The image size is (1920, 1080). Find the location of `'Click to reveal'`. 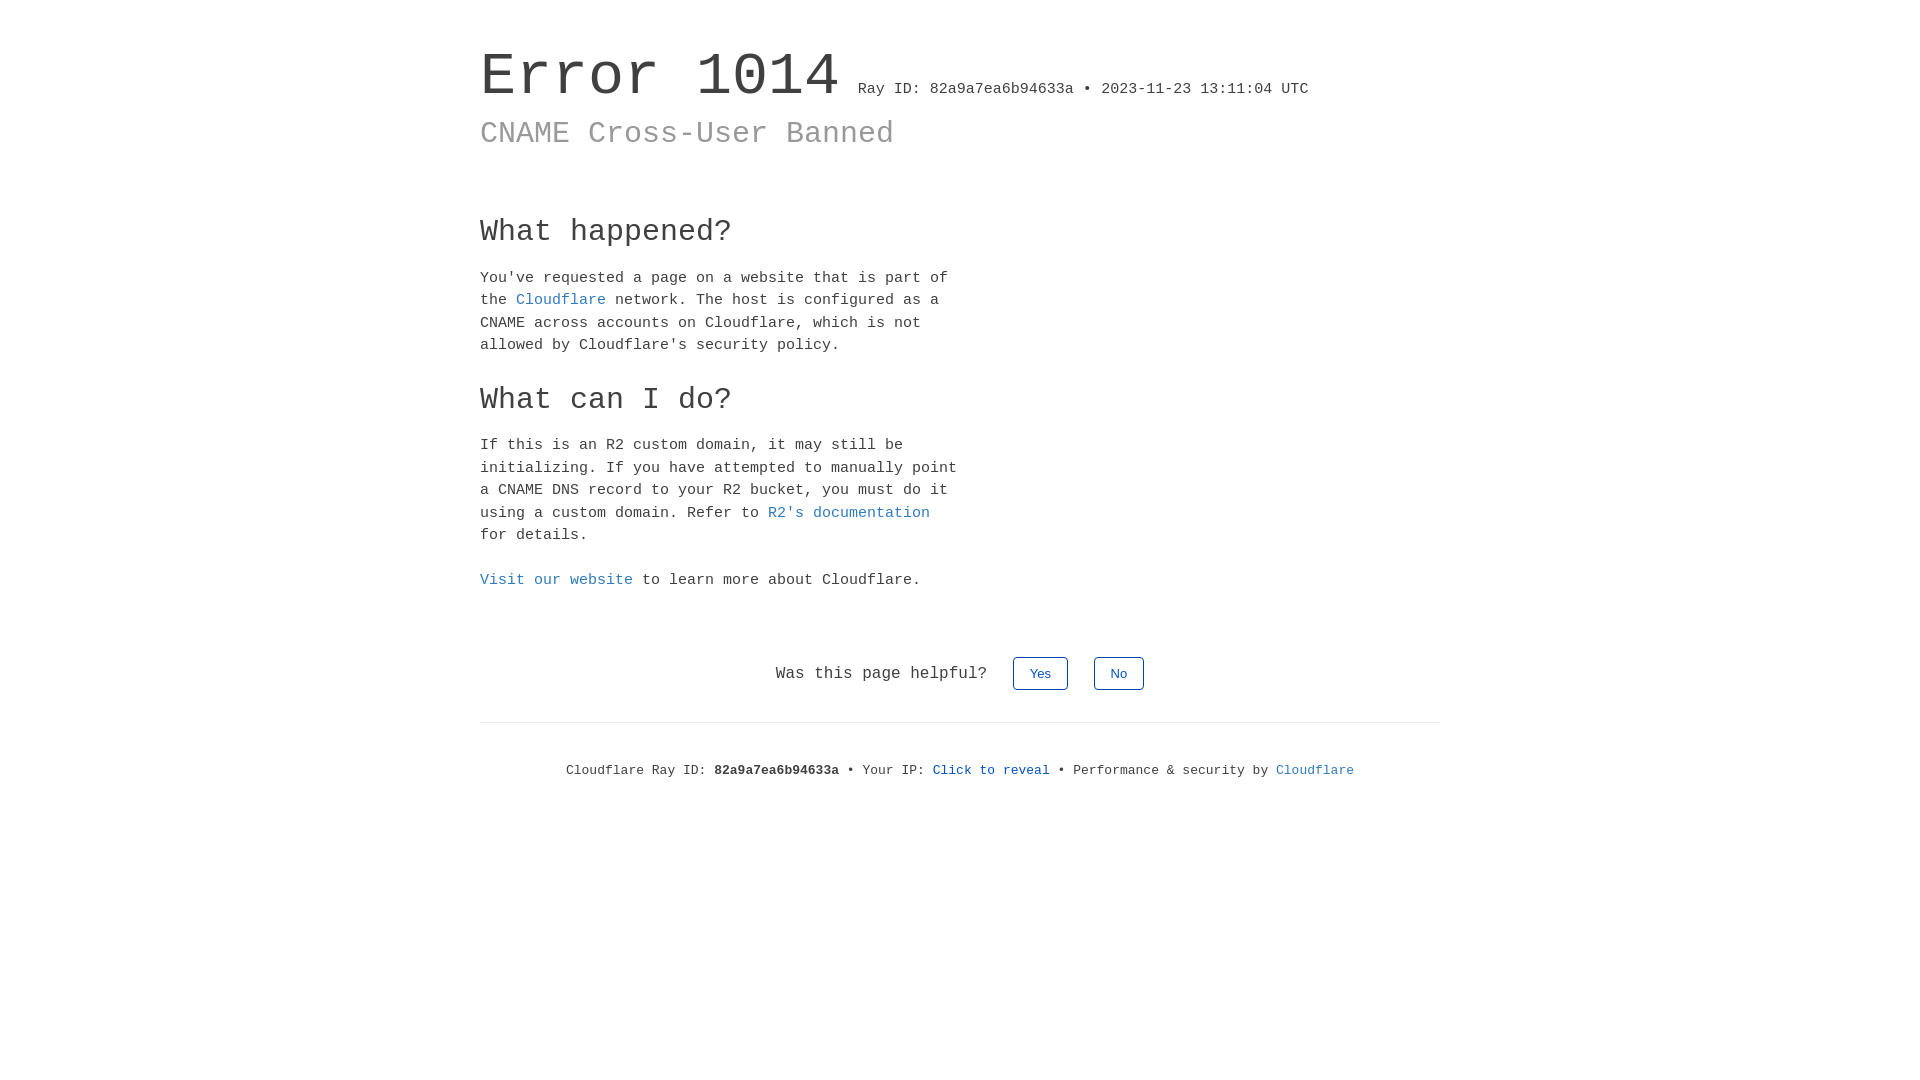

'Click to reveal' is located at coordinates (991, 768).